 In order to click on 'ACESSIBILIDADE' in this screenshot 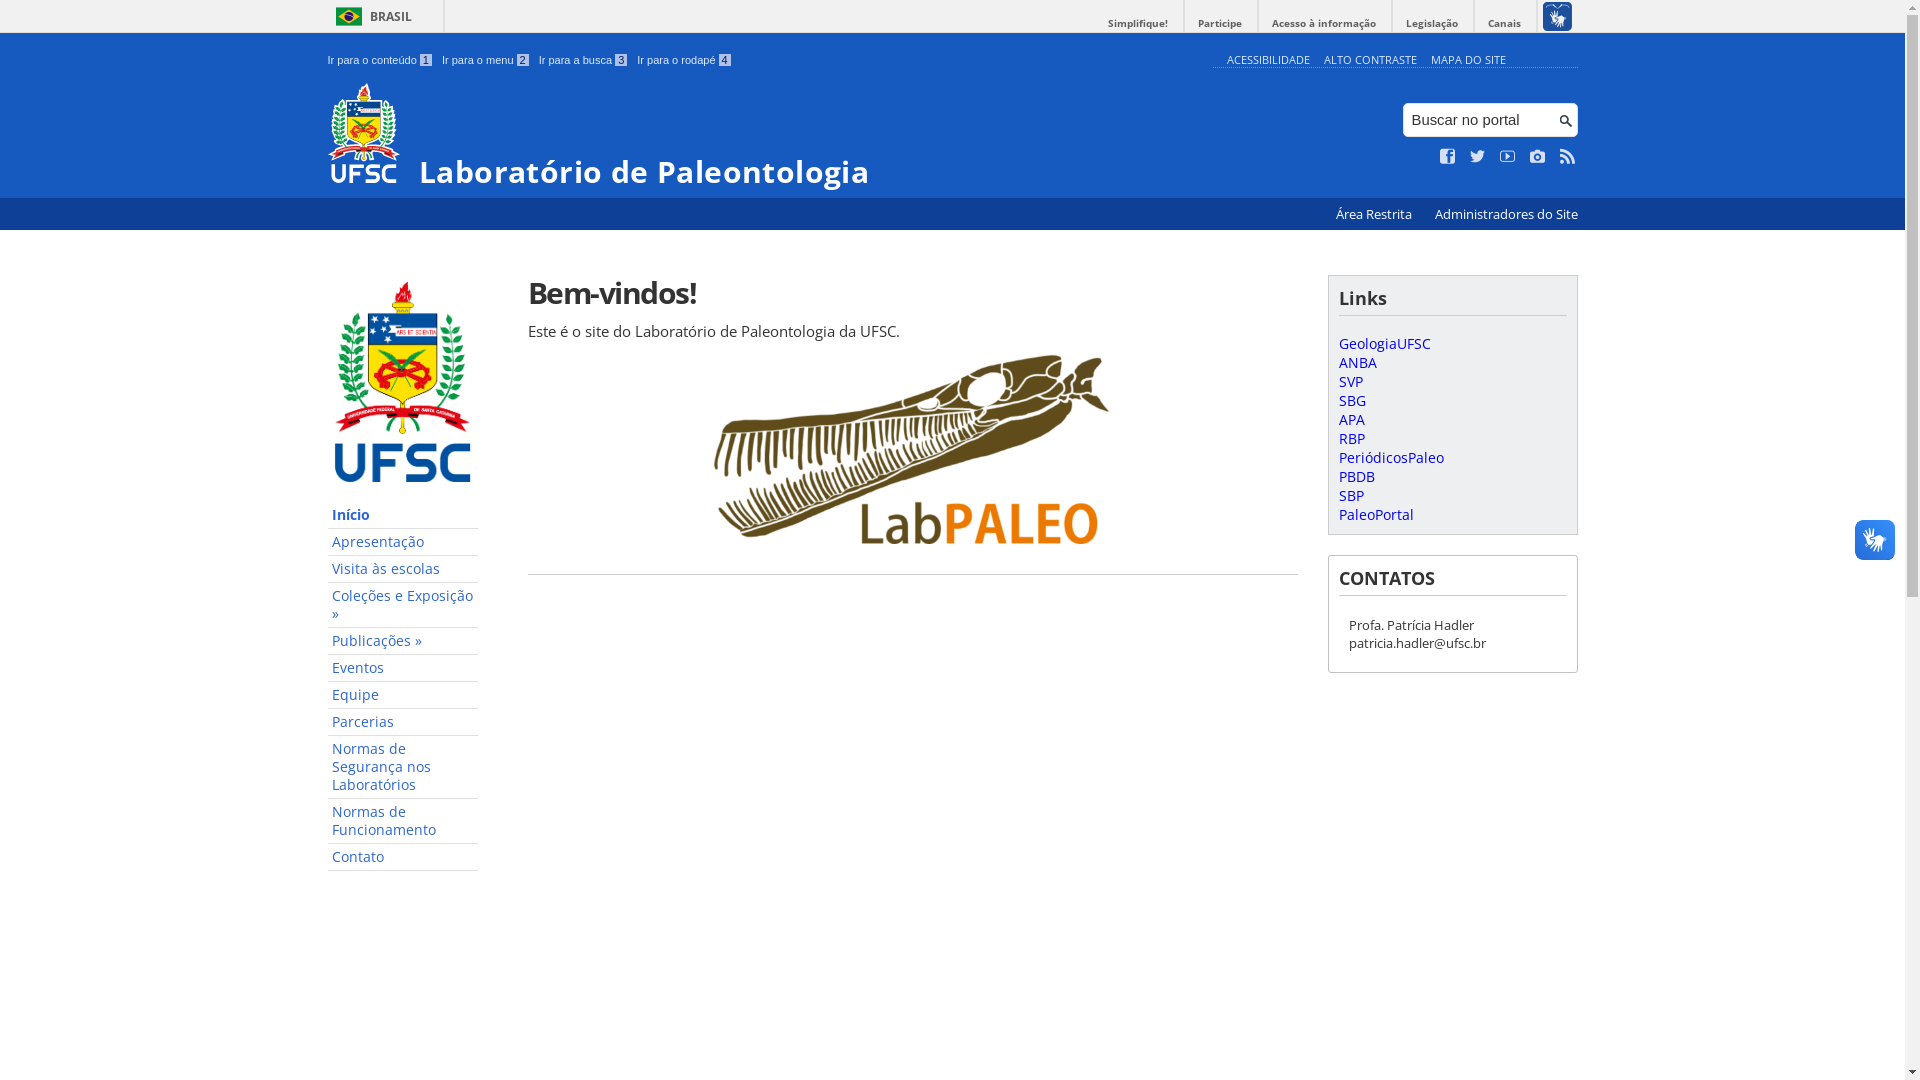, I will do `click(1266, 58)`.